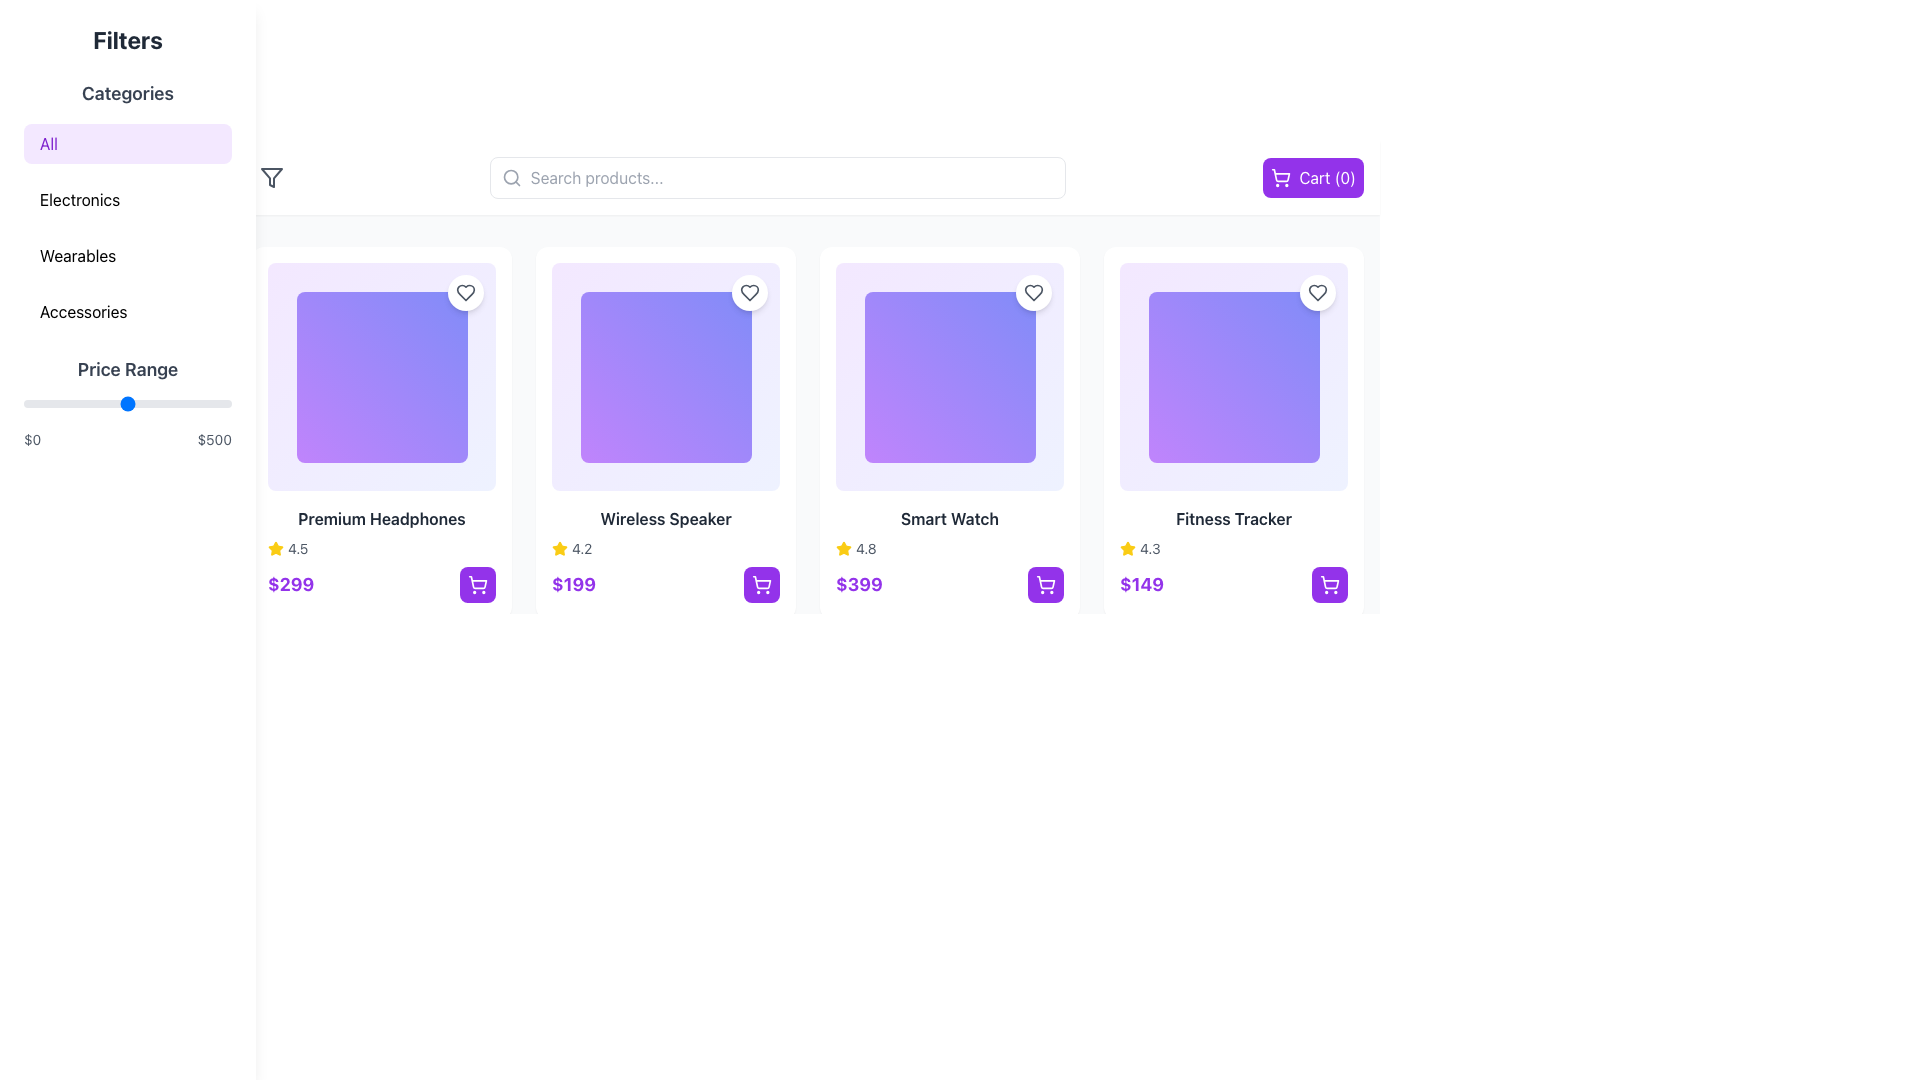 Image resolution: width=1920 pixels, height=1080 pixels. What do you see at coordinates (25, 404) in the screenshot?
I see `the price range slider` at bounding box center [25, 404].